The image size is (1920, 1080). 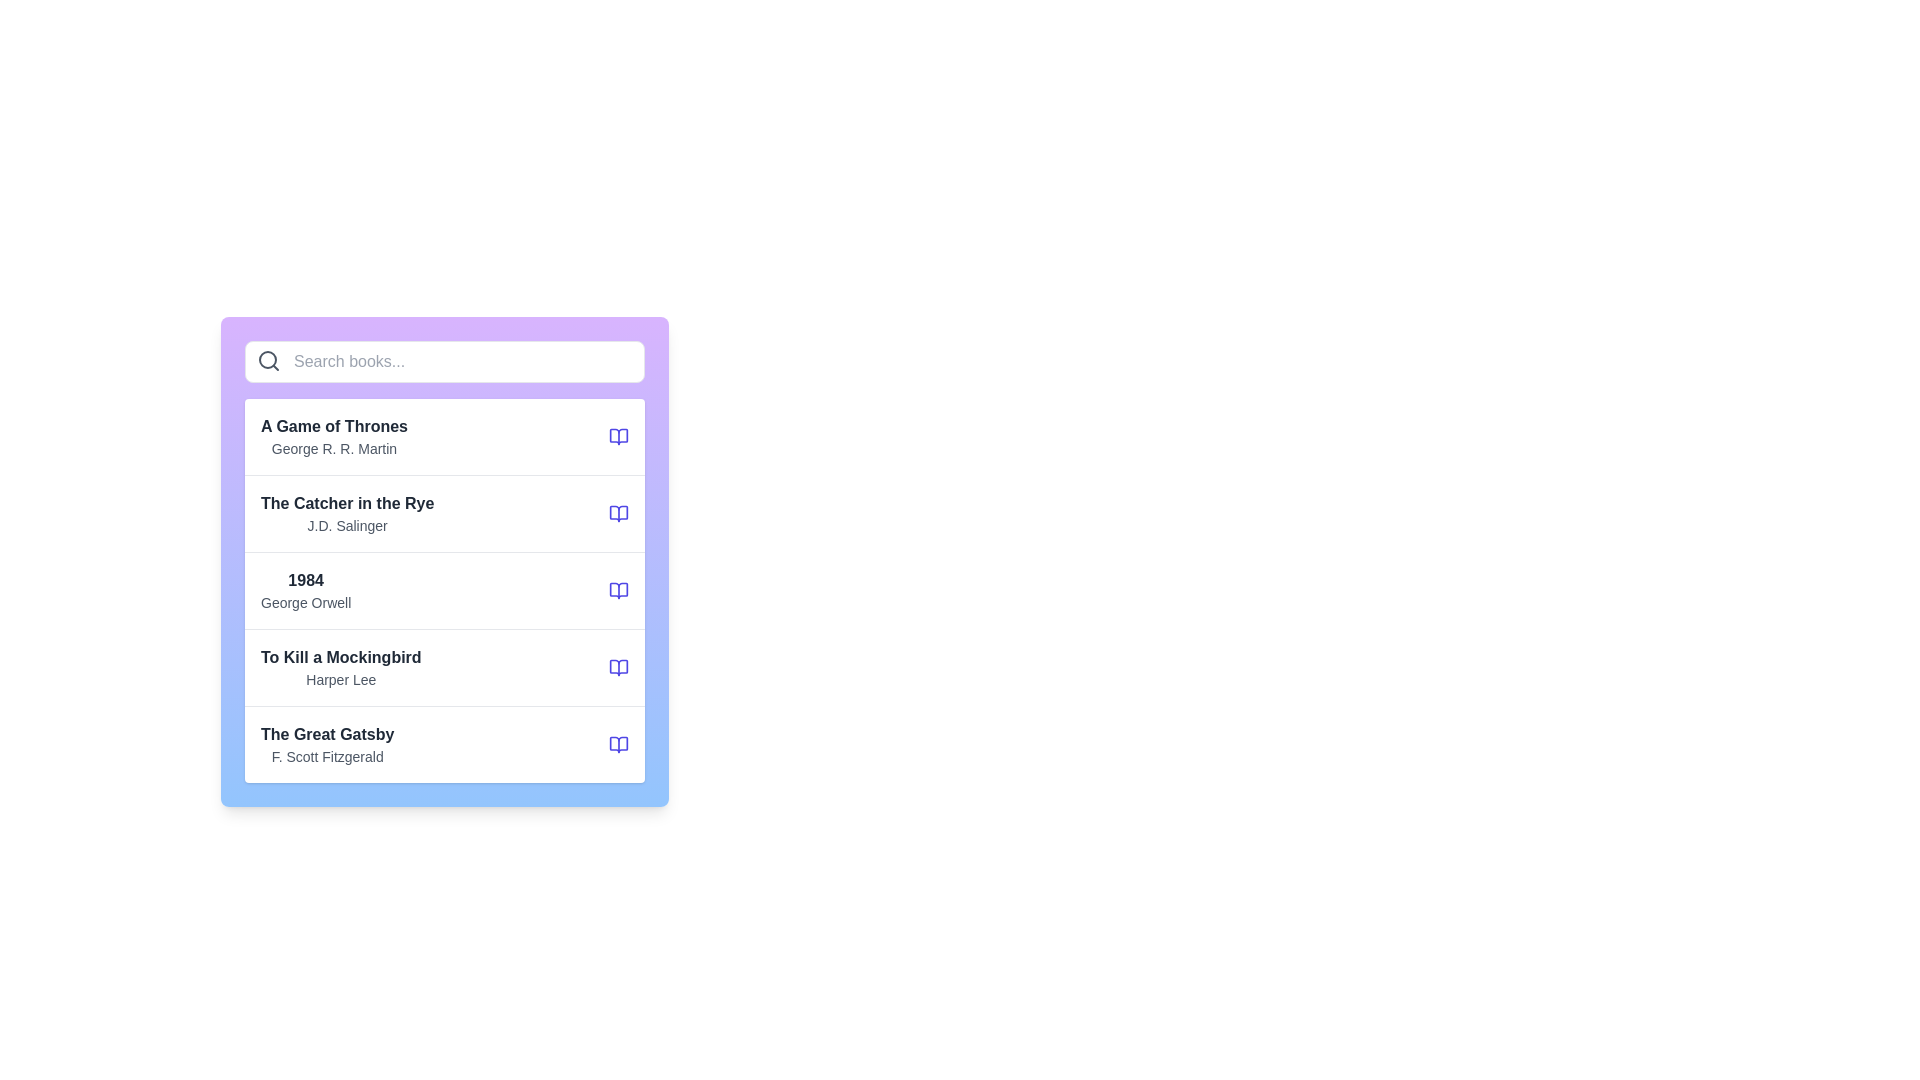 What do you see at coordinates (618, 435) in the screenshot?
I see `the open book icon, which is light indigo in color, located at the top-right of the book entry for 'A Game of Thrones' by 'George R. R. Martin'` at bounding box center [618, 435].